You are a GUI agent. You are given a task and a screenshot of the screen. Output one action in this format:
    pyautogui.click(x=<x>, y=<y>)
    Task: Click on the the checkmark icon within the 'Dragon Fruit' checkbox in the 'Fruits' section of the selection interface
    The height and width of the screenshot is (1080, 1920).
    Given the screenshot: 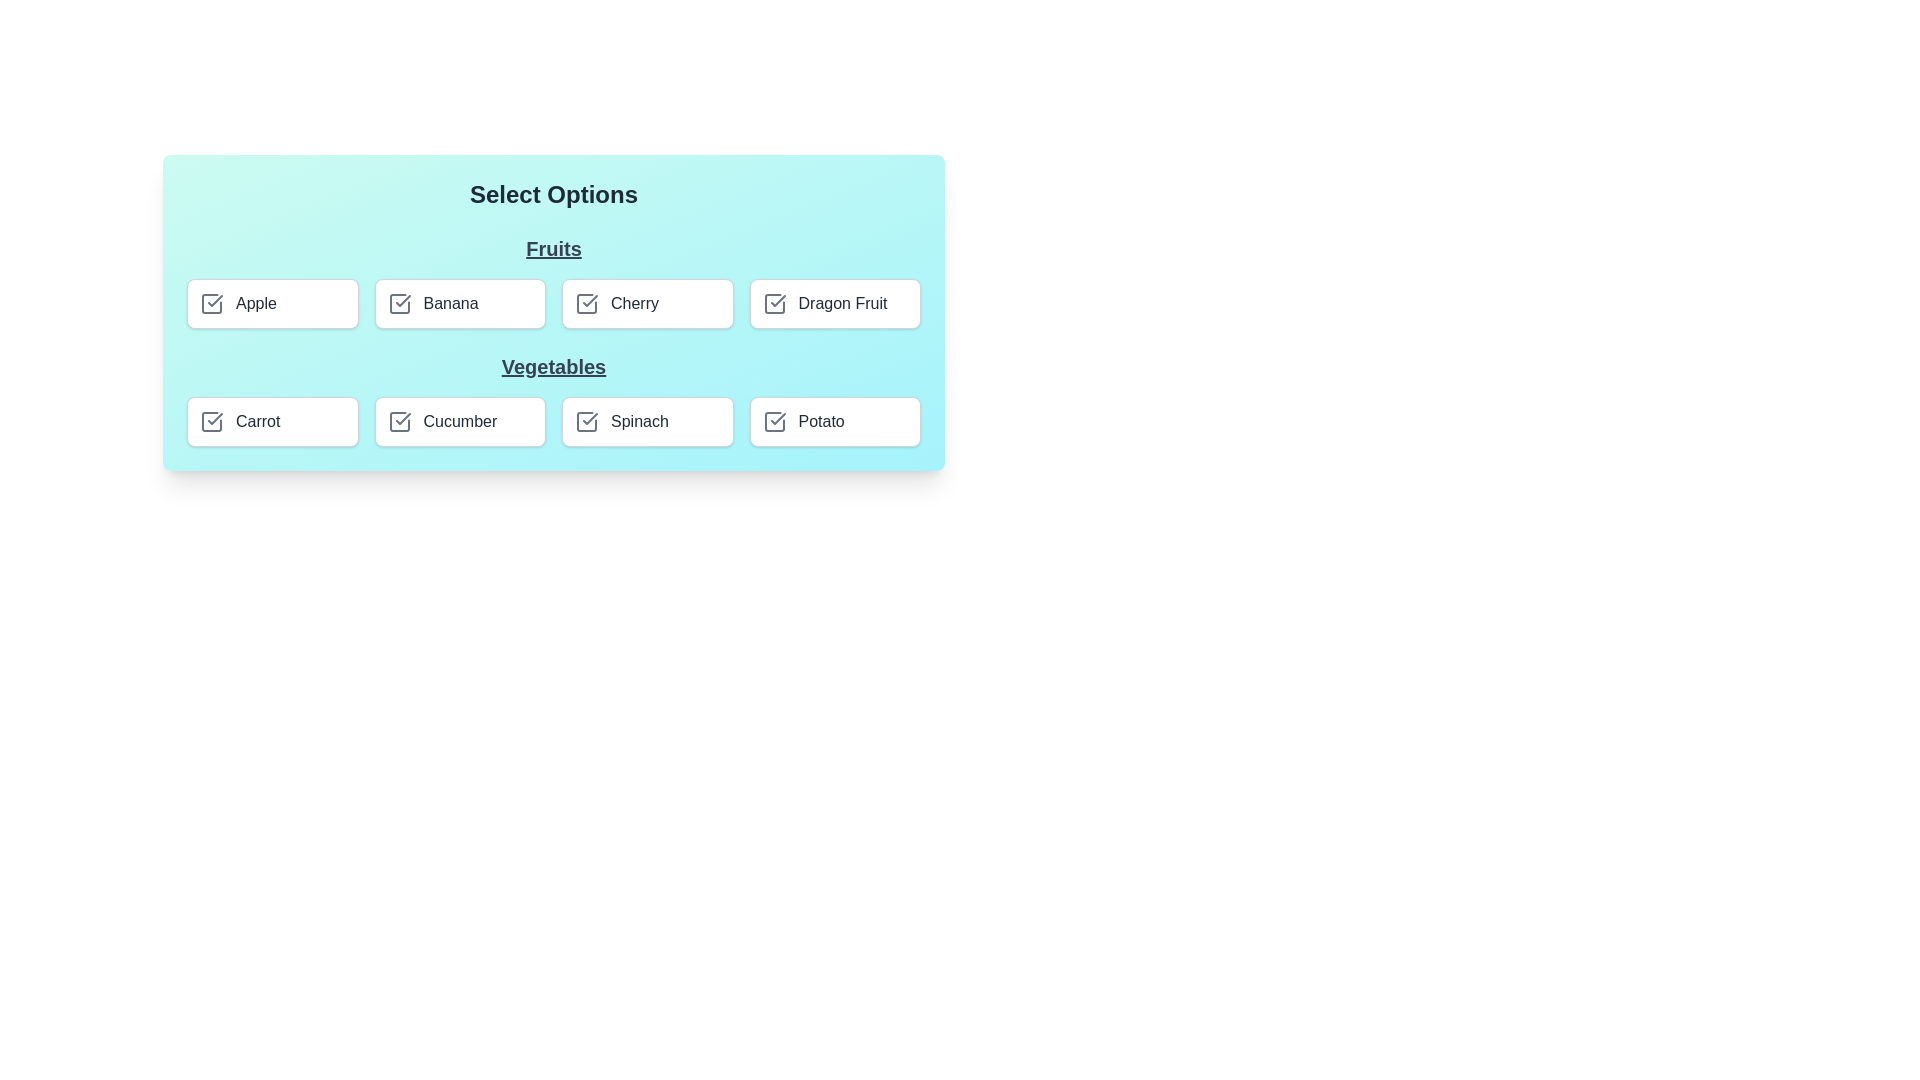 What is the action you would take?
    pyautogui.click(x=773, y=304)
    